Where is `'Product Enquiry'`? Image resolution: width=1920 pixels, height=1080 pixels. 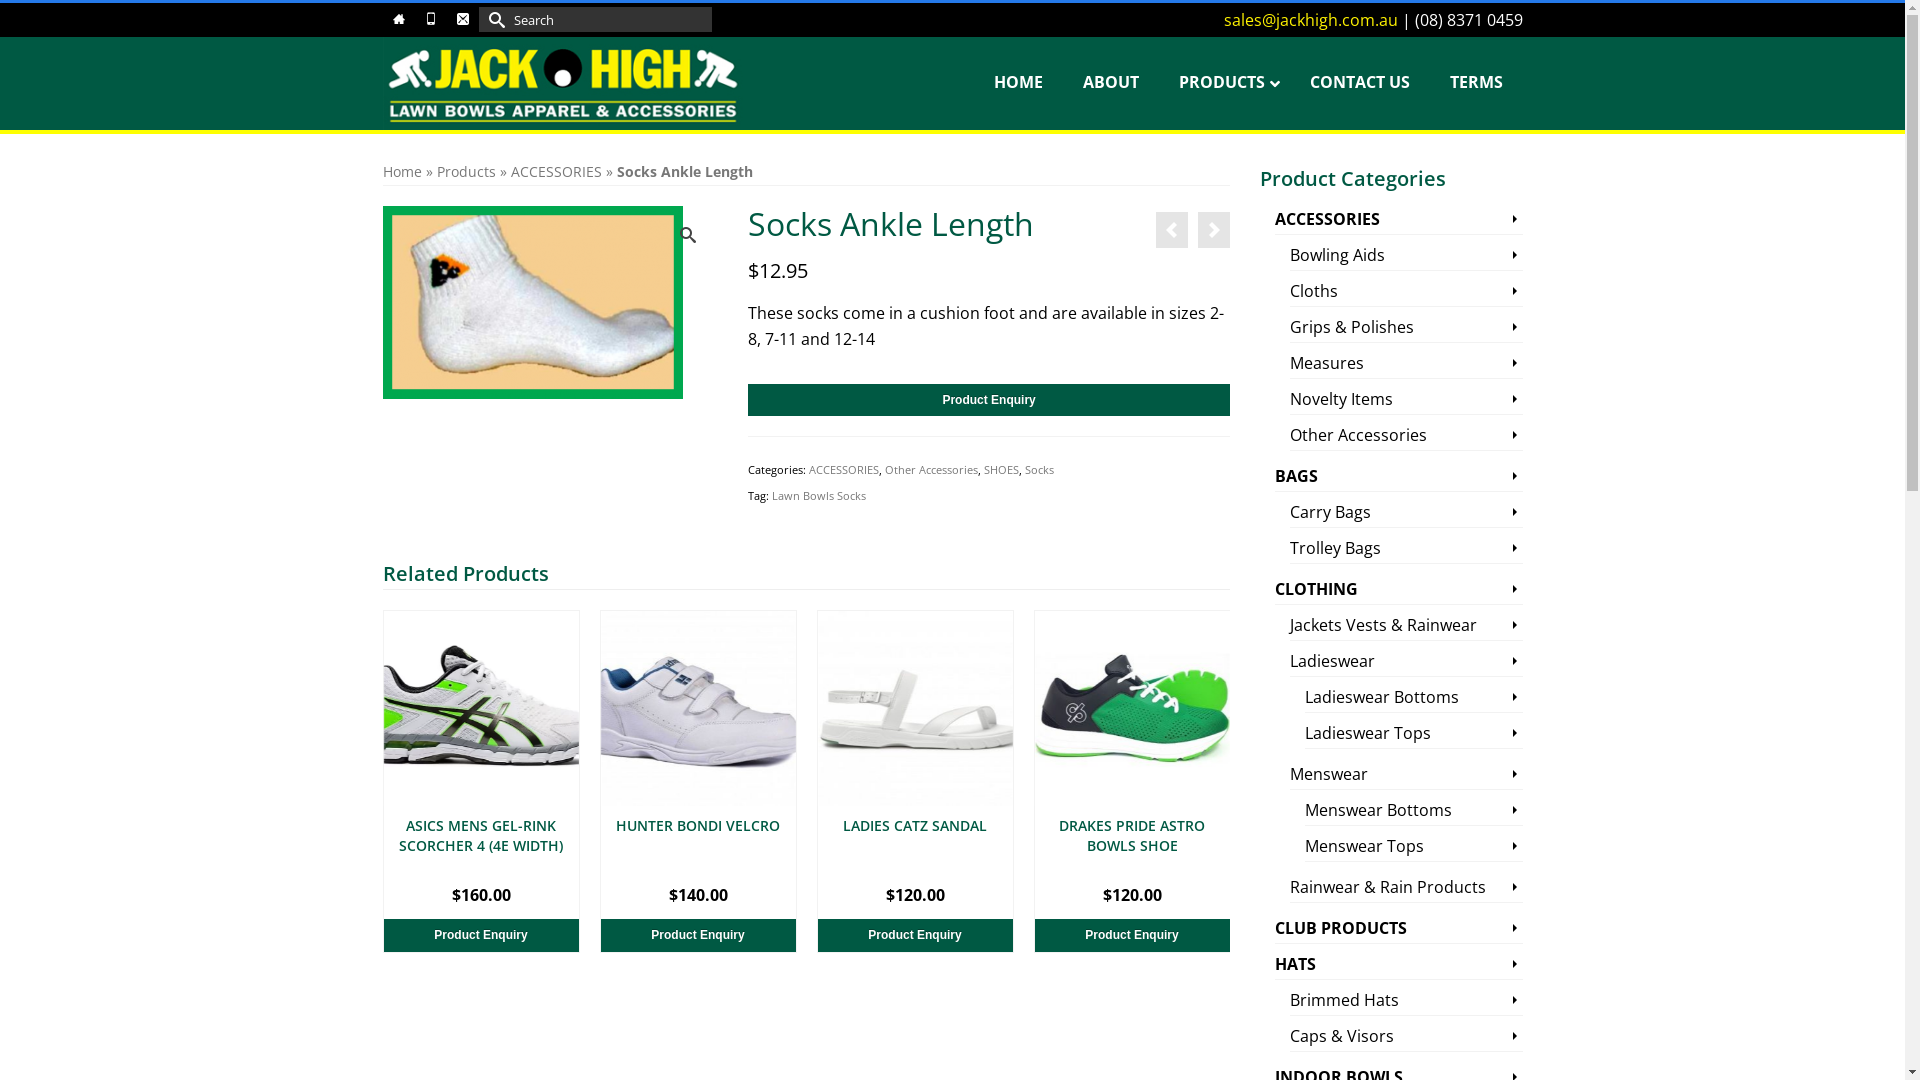
'Product Enquiry' is located at coordinates (697, 935).